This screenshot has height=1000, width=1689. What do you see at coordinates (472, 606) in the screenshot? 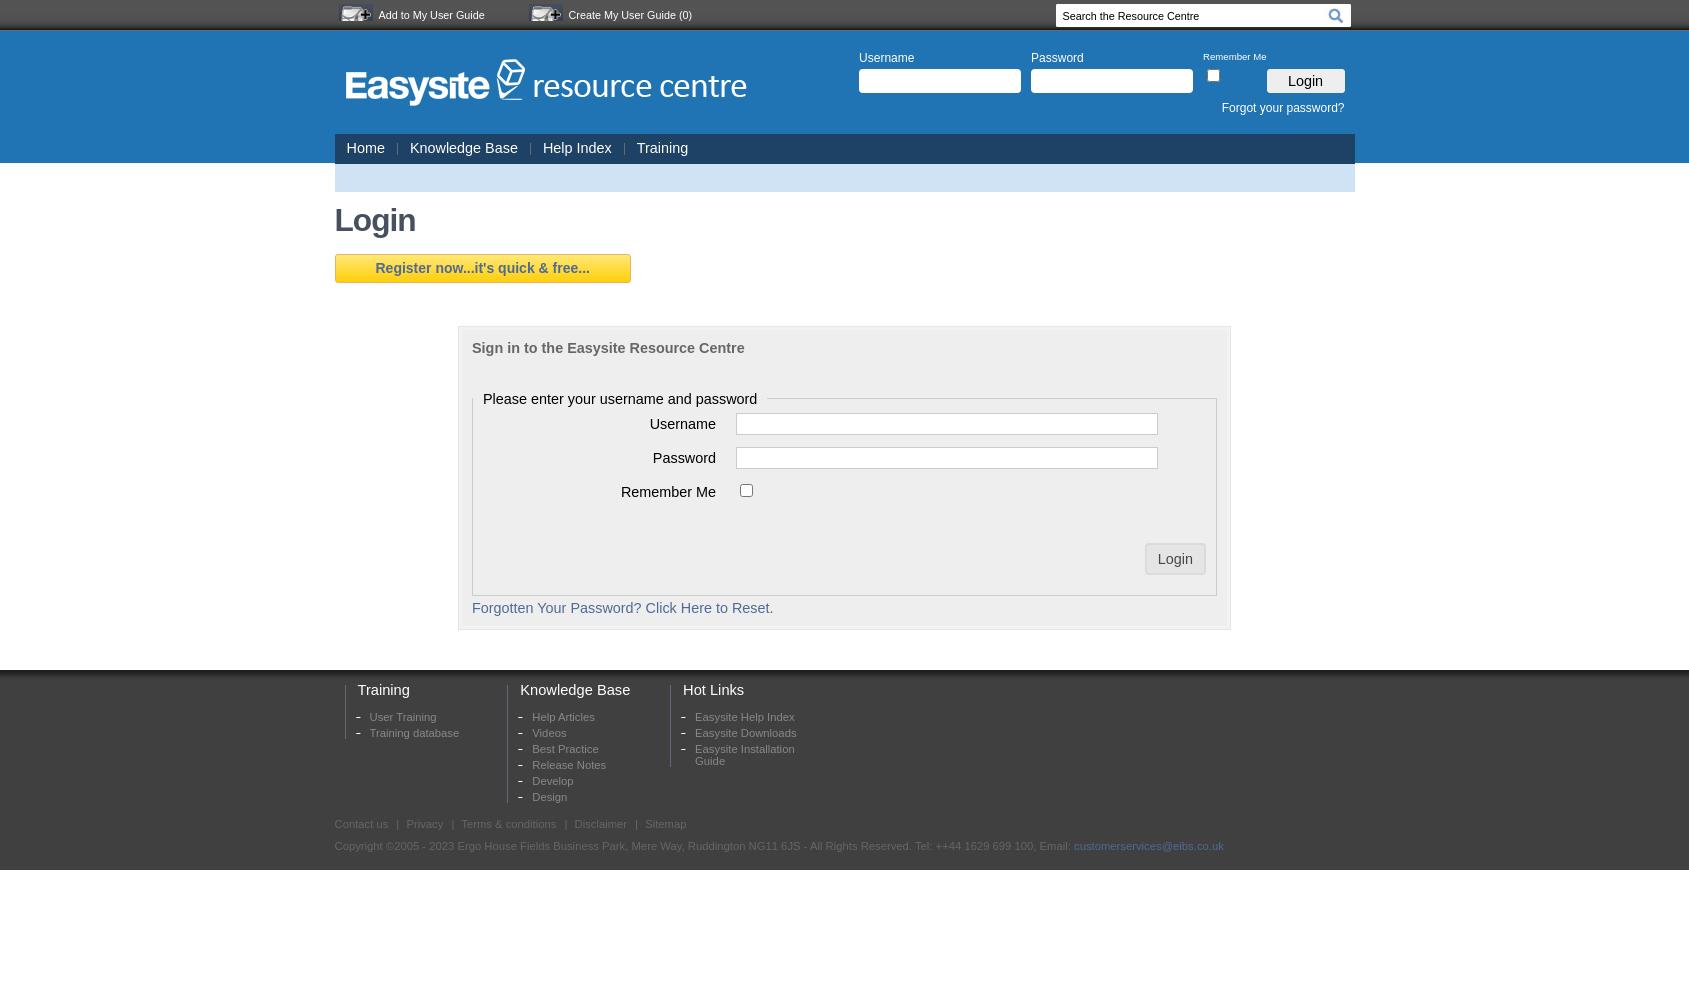
I see `'Forgotten Your Password? Click Here to Reset.'` at bounding box center [472, 606].